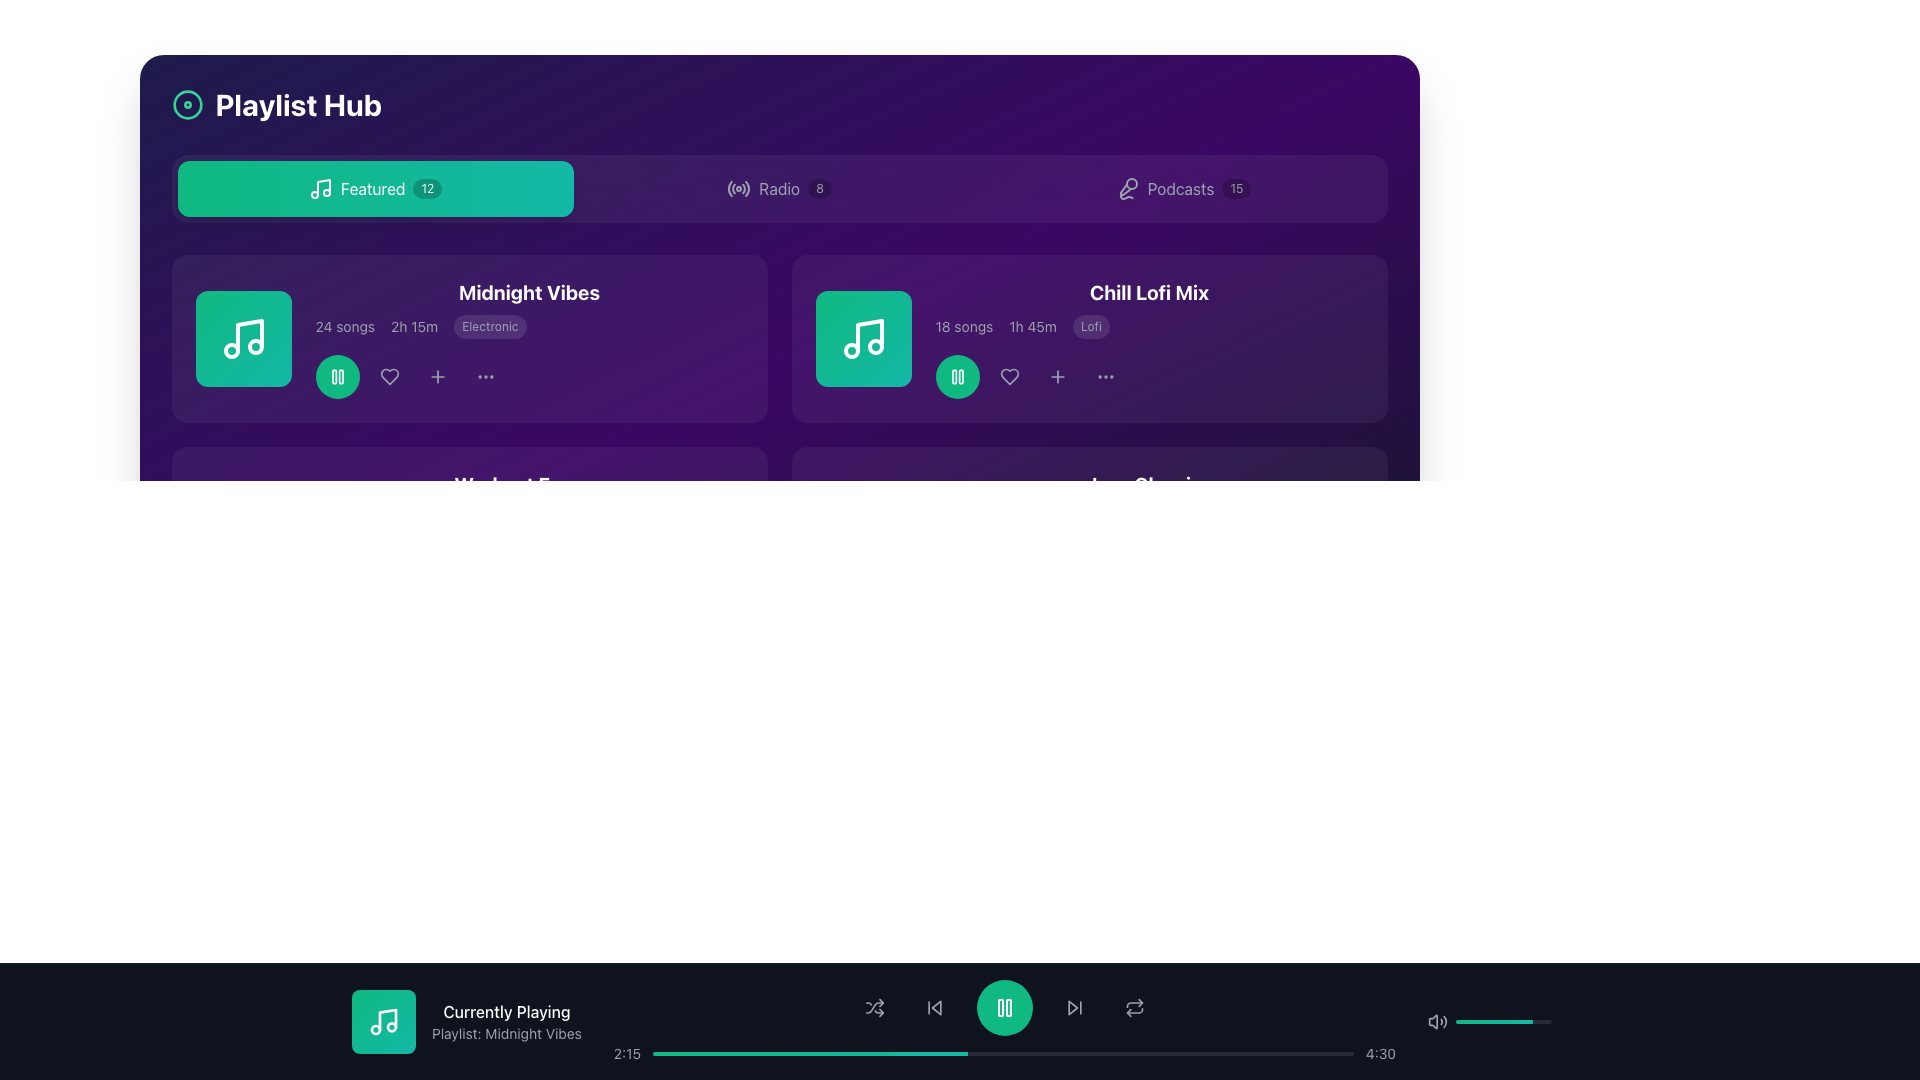 The height and width of the screenshot is (1080, 1920). Describe the element at coordinates (1056, 377) in the screenshot. I see `the fourth clickable icon located in the row of interactive controls beneath the 'Chill Lofi Mix' playlist title` at that location.